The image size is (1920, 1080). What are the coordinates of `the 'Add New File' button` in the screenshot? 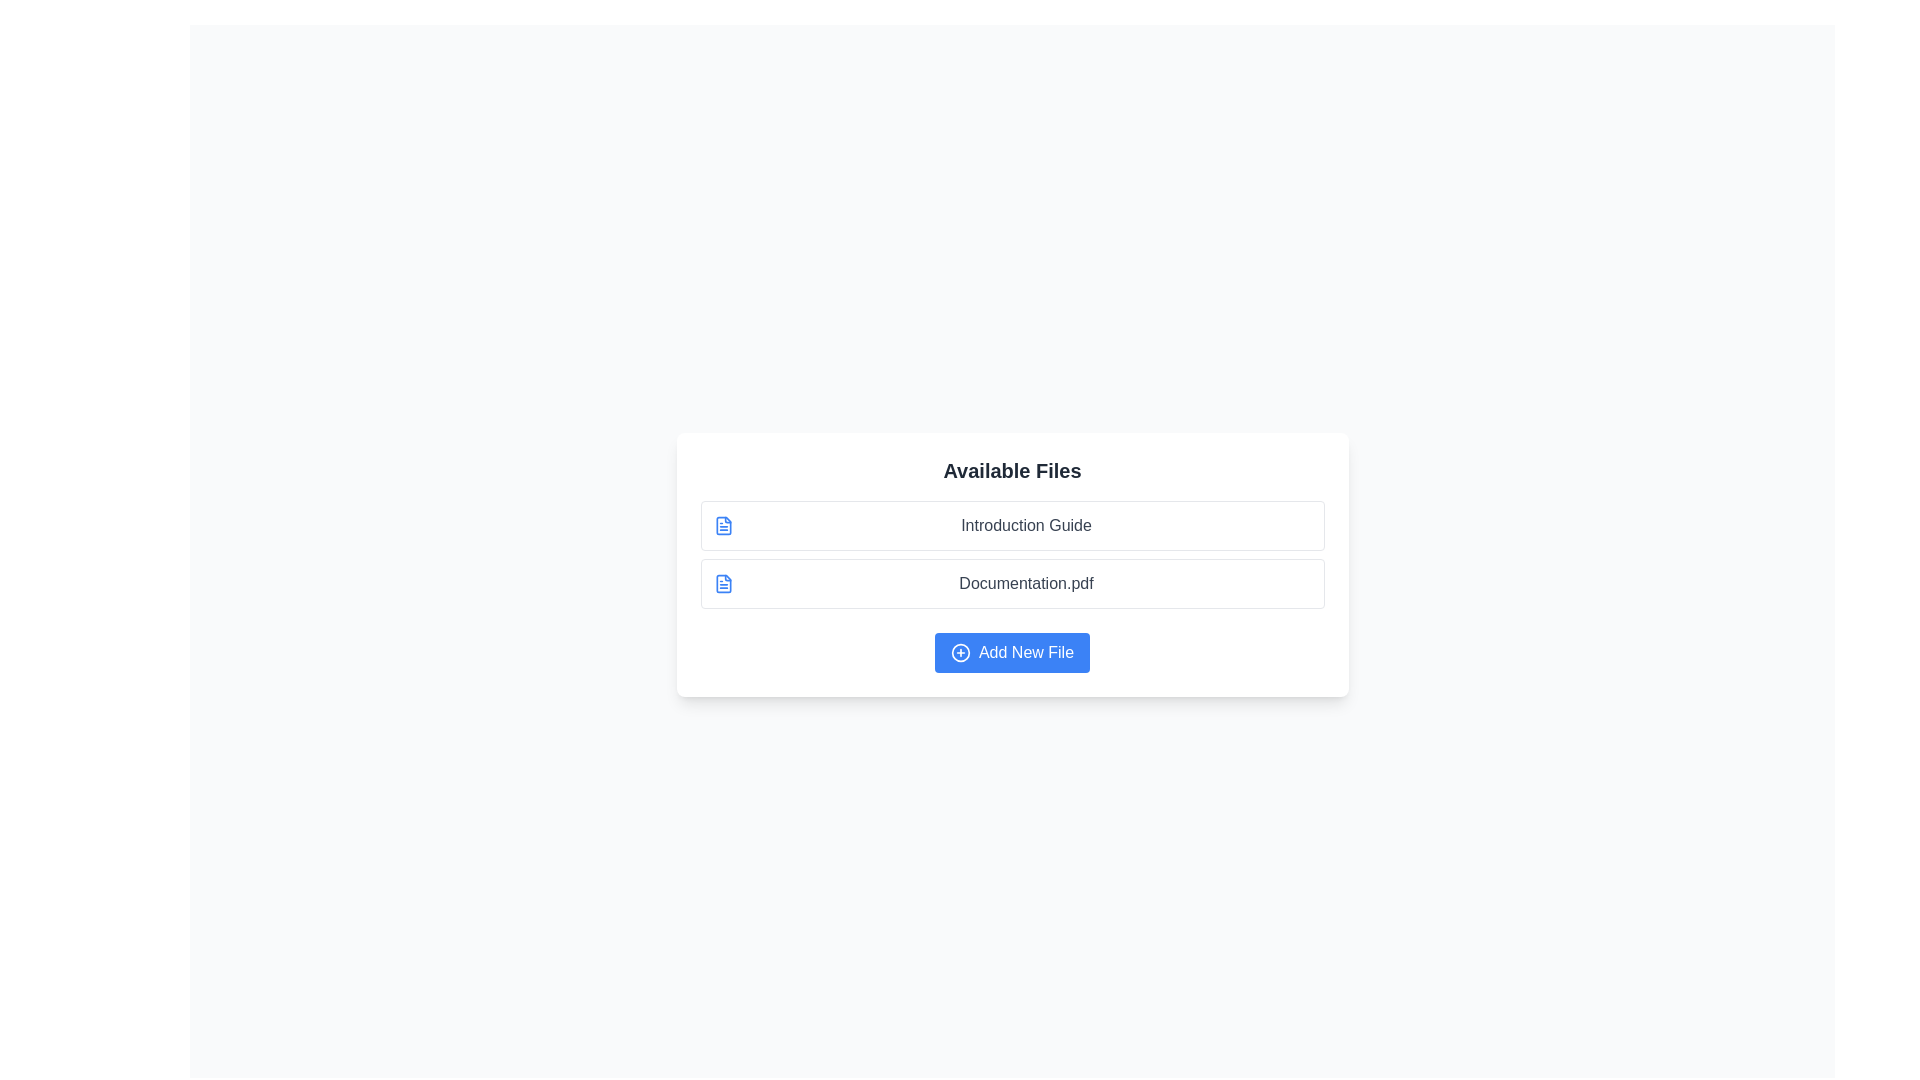 It's located at (1012, 652).